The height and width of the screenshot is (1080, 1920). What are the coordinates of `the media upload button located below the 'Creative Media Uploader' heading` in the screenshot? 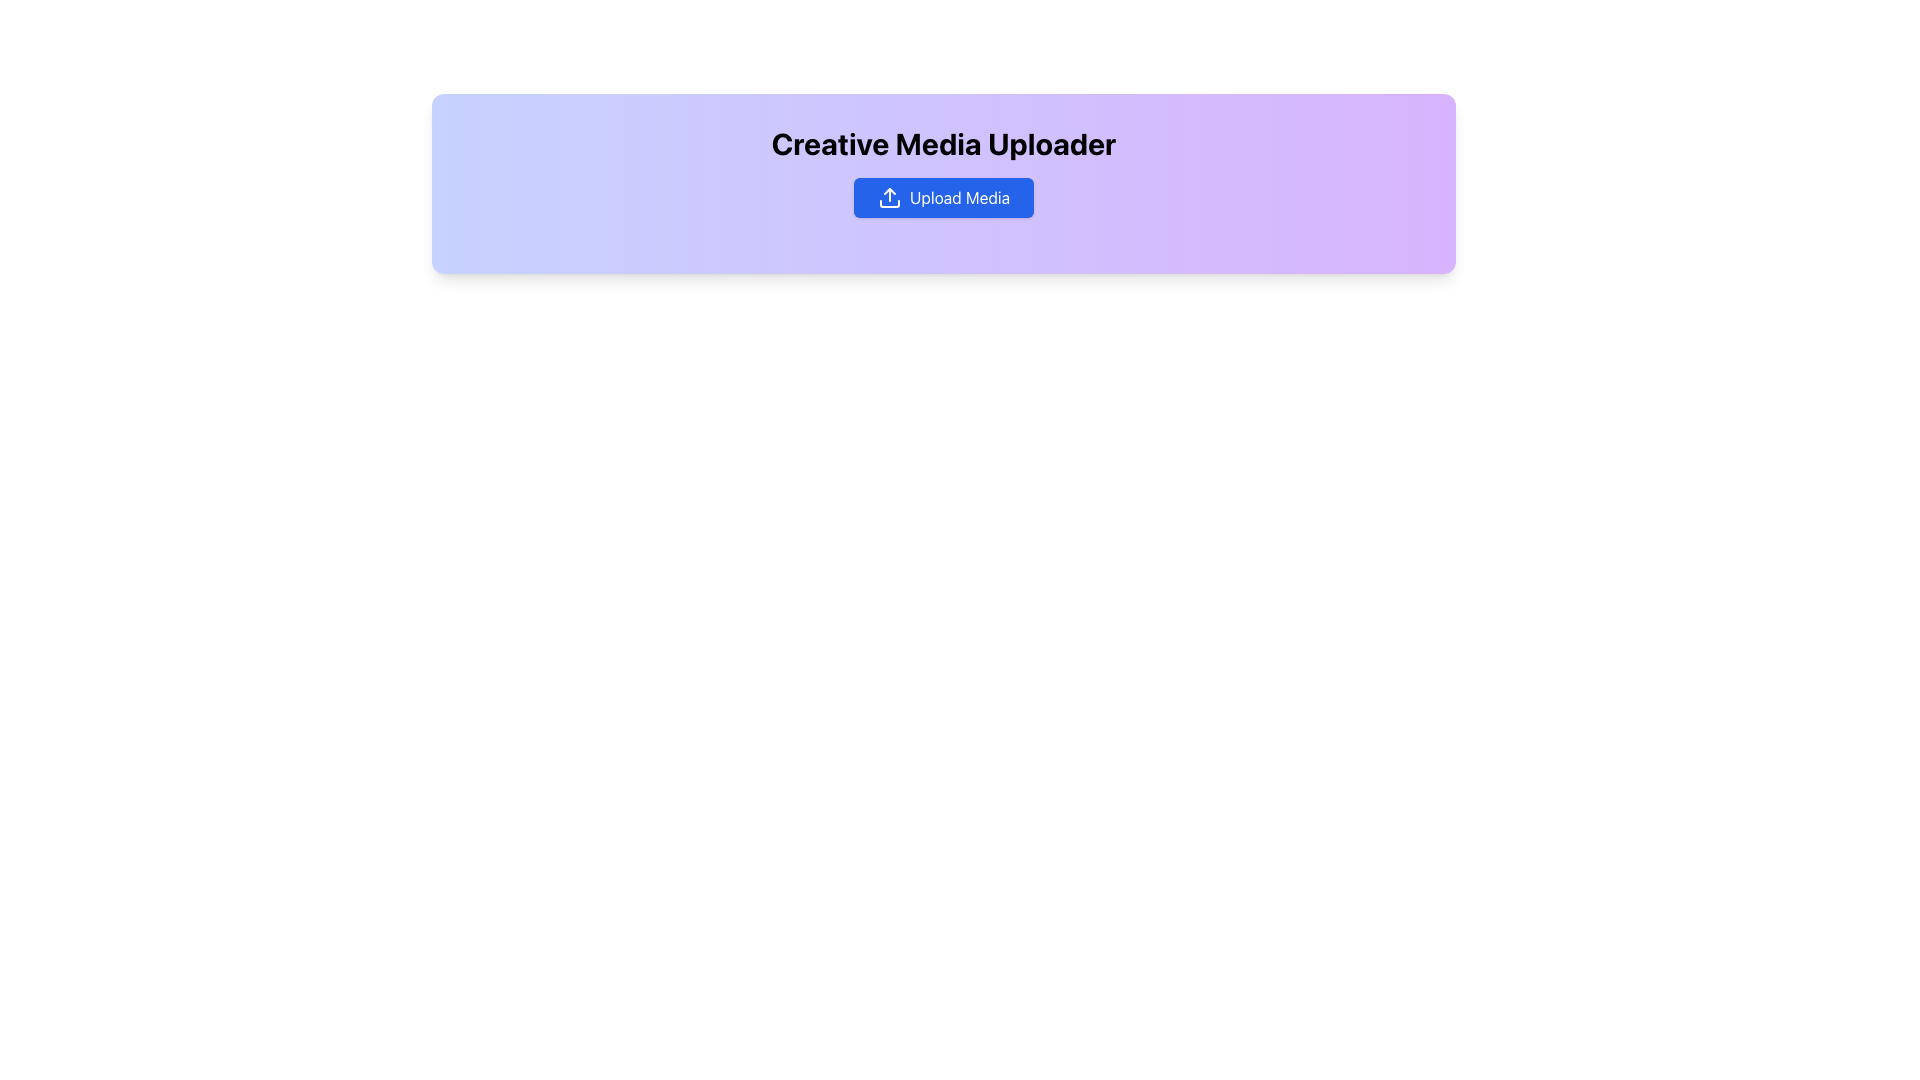 It's located at (943, 197).